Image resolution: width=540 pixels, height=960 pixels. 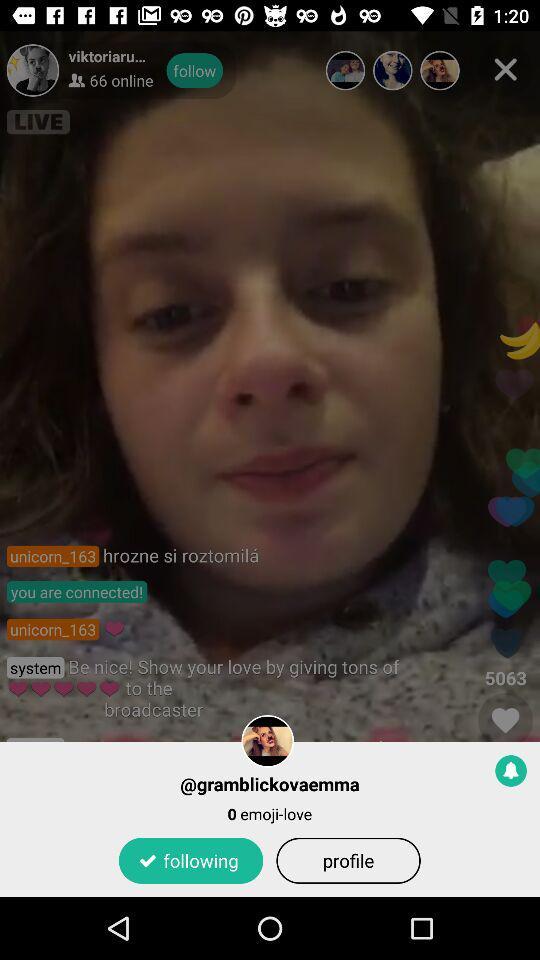 I want to click on the following app, so click(x=191, y=859).